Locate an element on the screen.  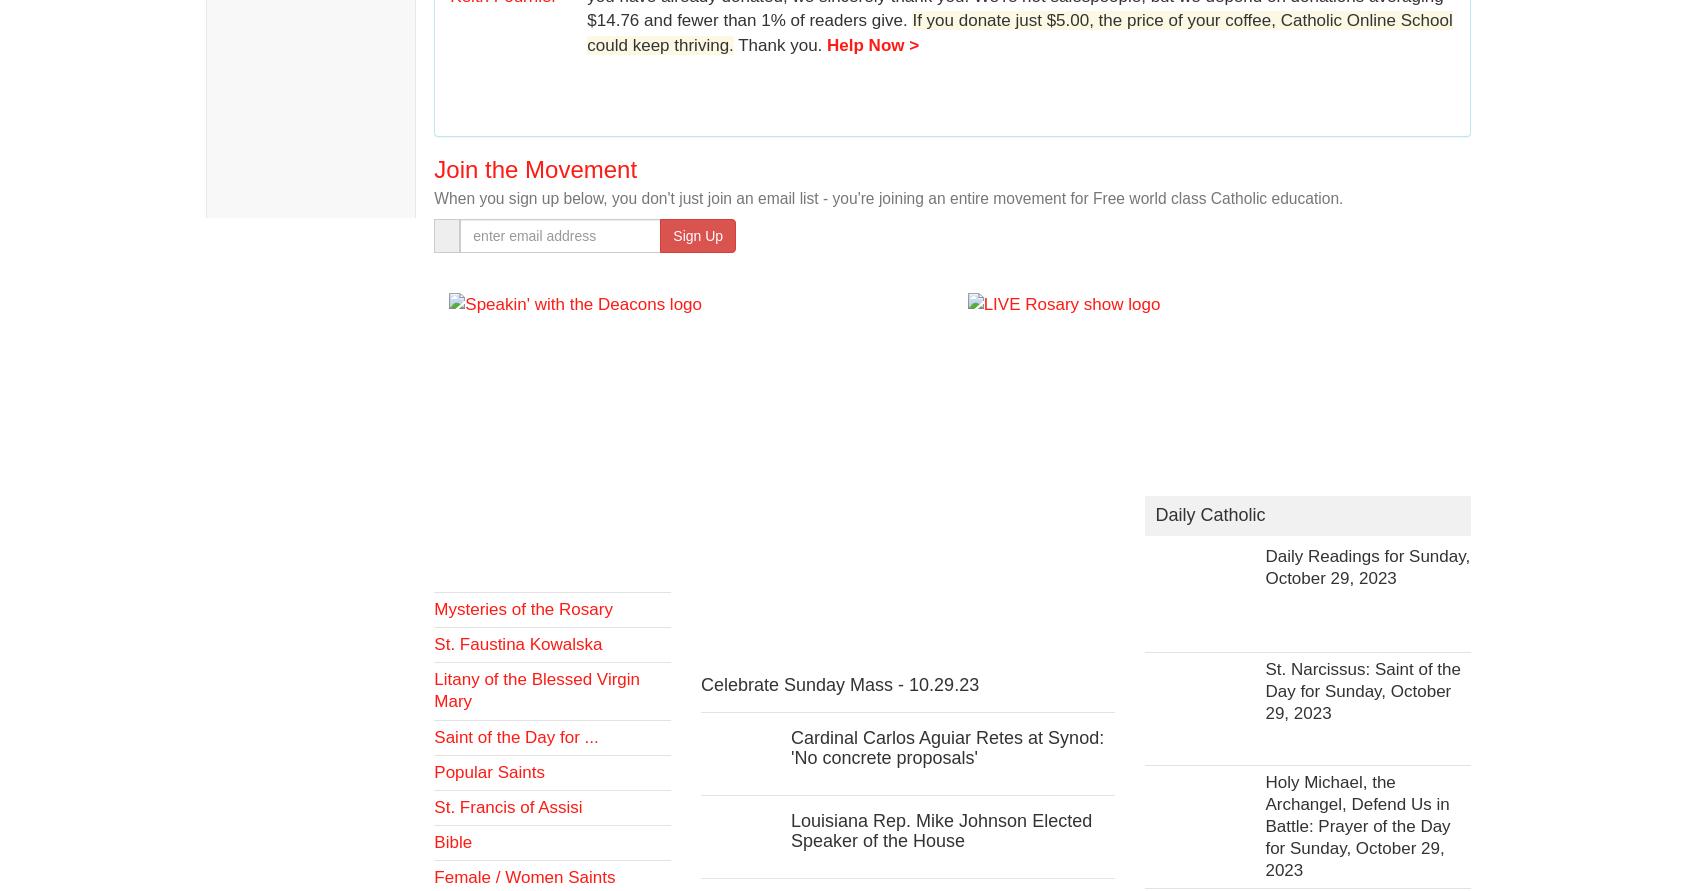
'Thank you.' is located at coordinates (780, 44).